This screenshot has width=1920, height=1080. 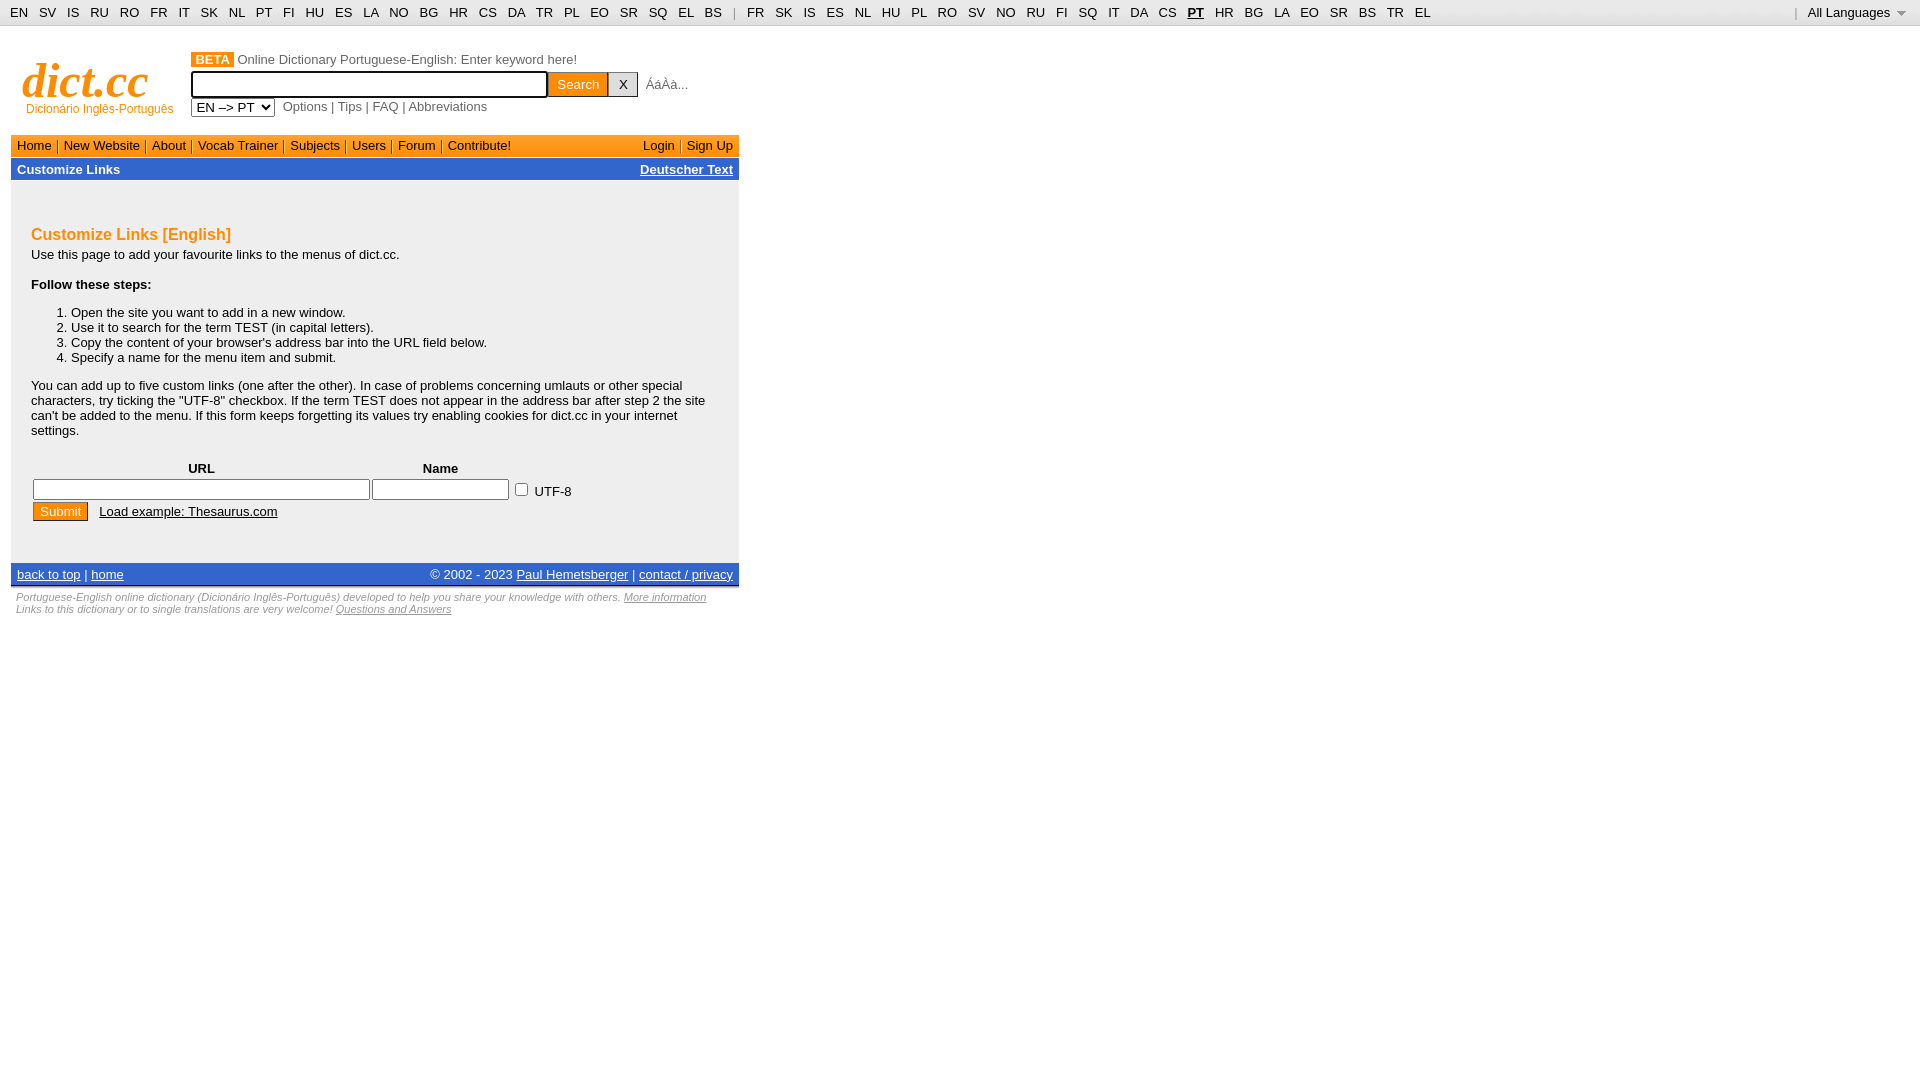 I want to click on 'FR', so click(x=754, y=12).